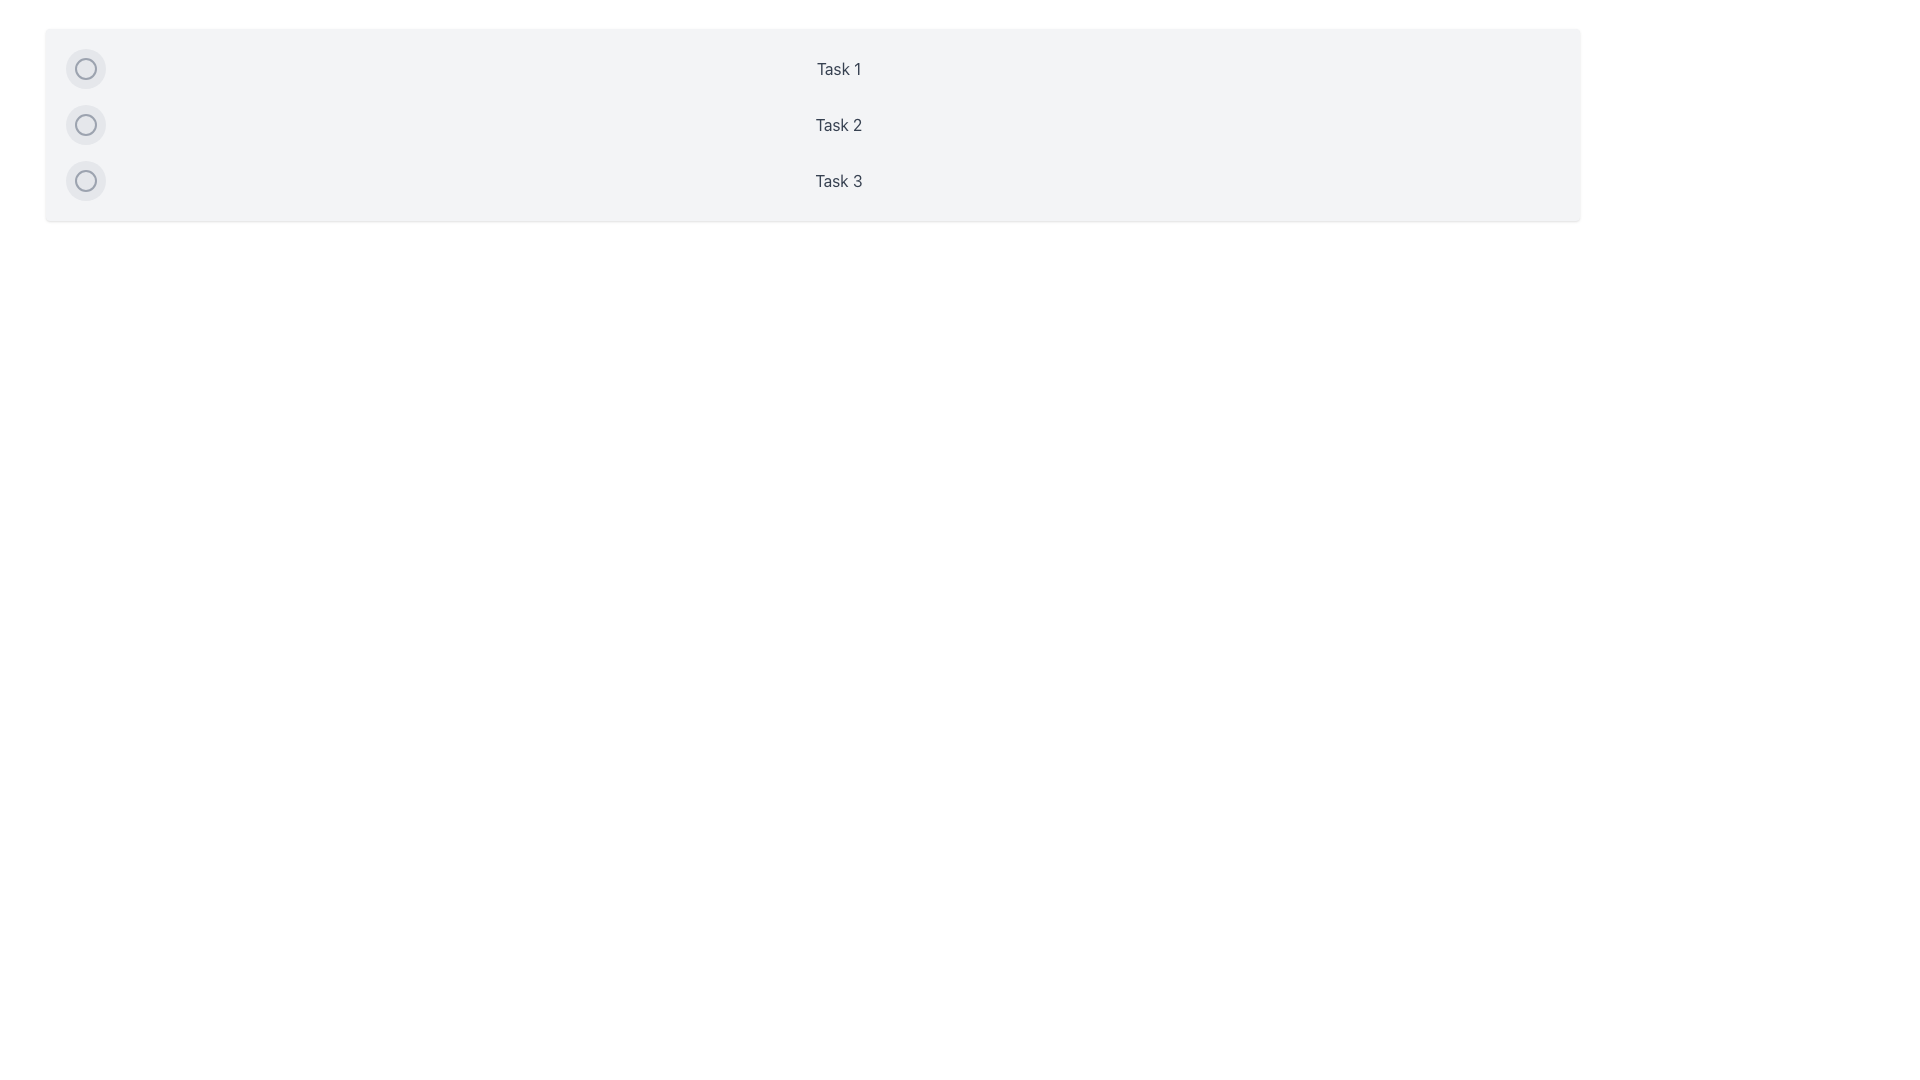 The image size is (1920, 1080). What do you see at coordinates (85, 124) in the screenshot?
I see `the second circular status marker on the left side of the interface, which represents the status of the second task in the list` at bounding box center [85, 124].